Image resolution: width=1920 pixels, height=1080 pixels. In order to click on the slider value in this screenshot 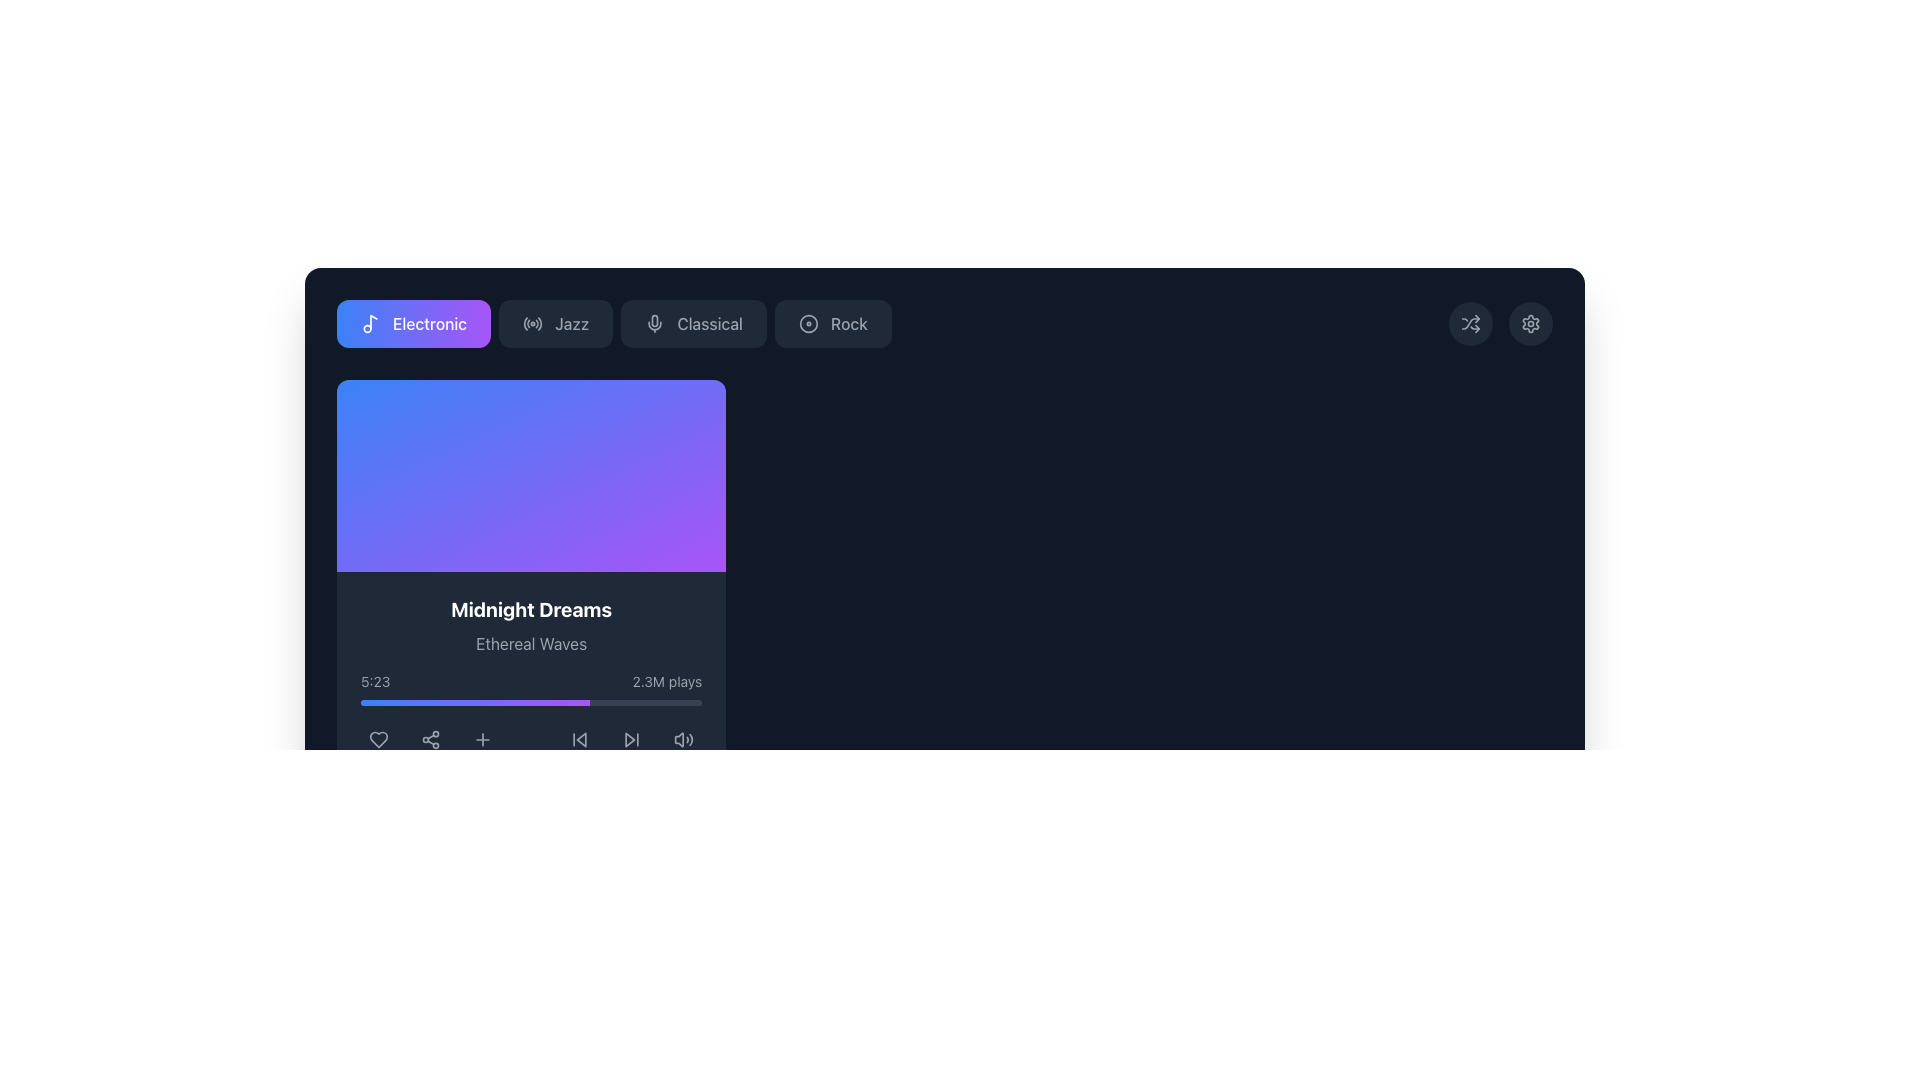, I will do `click(424, 701)`.